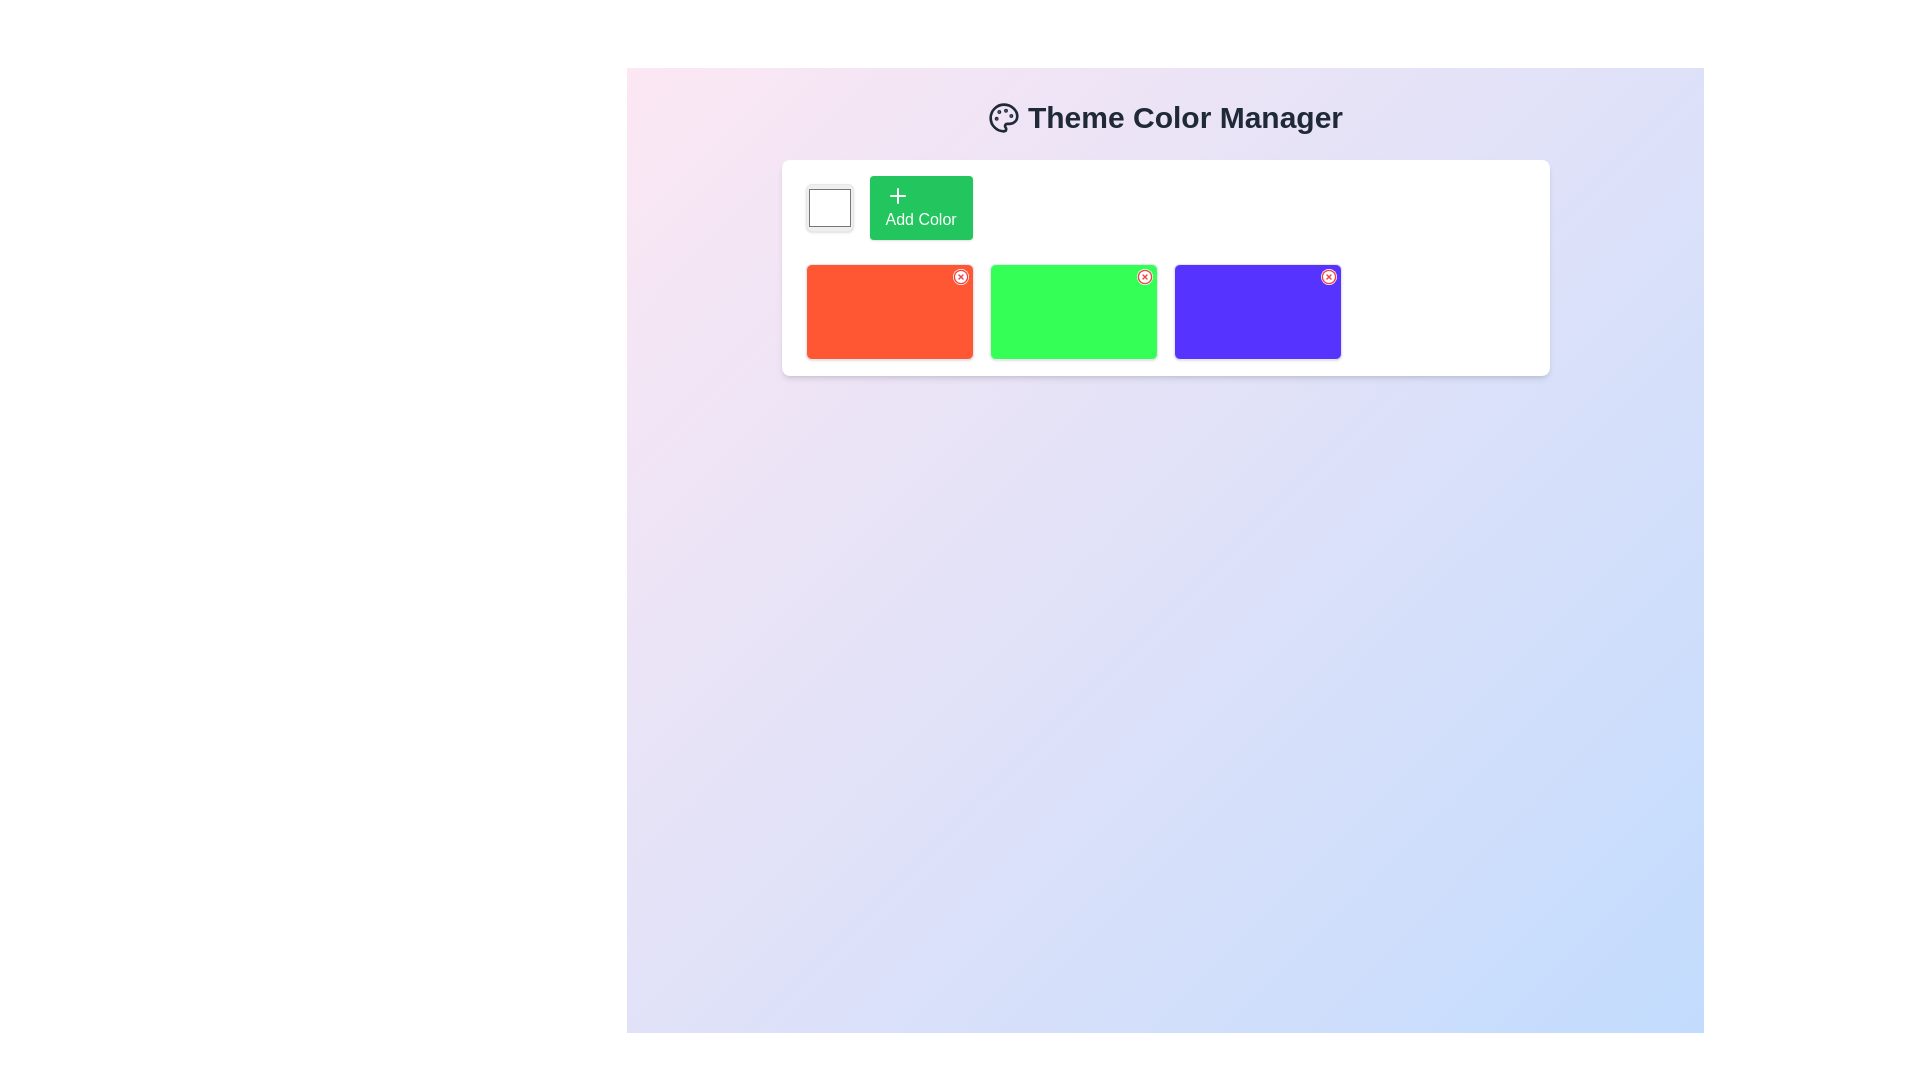 Image resolution: width=1920 pixels, height=1080 pixels. I want to click on the graphical palette icon located above the main interface components near the 'Theme Color Manager' title text, so click(1003, 118).